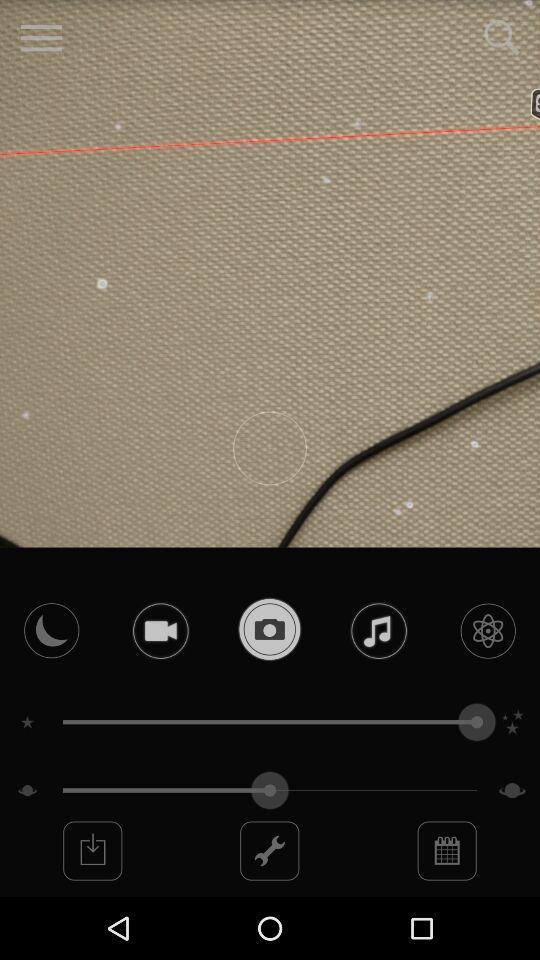 This screenshot has width=540, height=960. I want to click on the music icon, so click(378, 675).